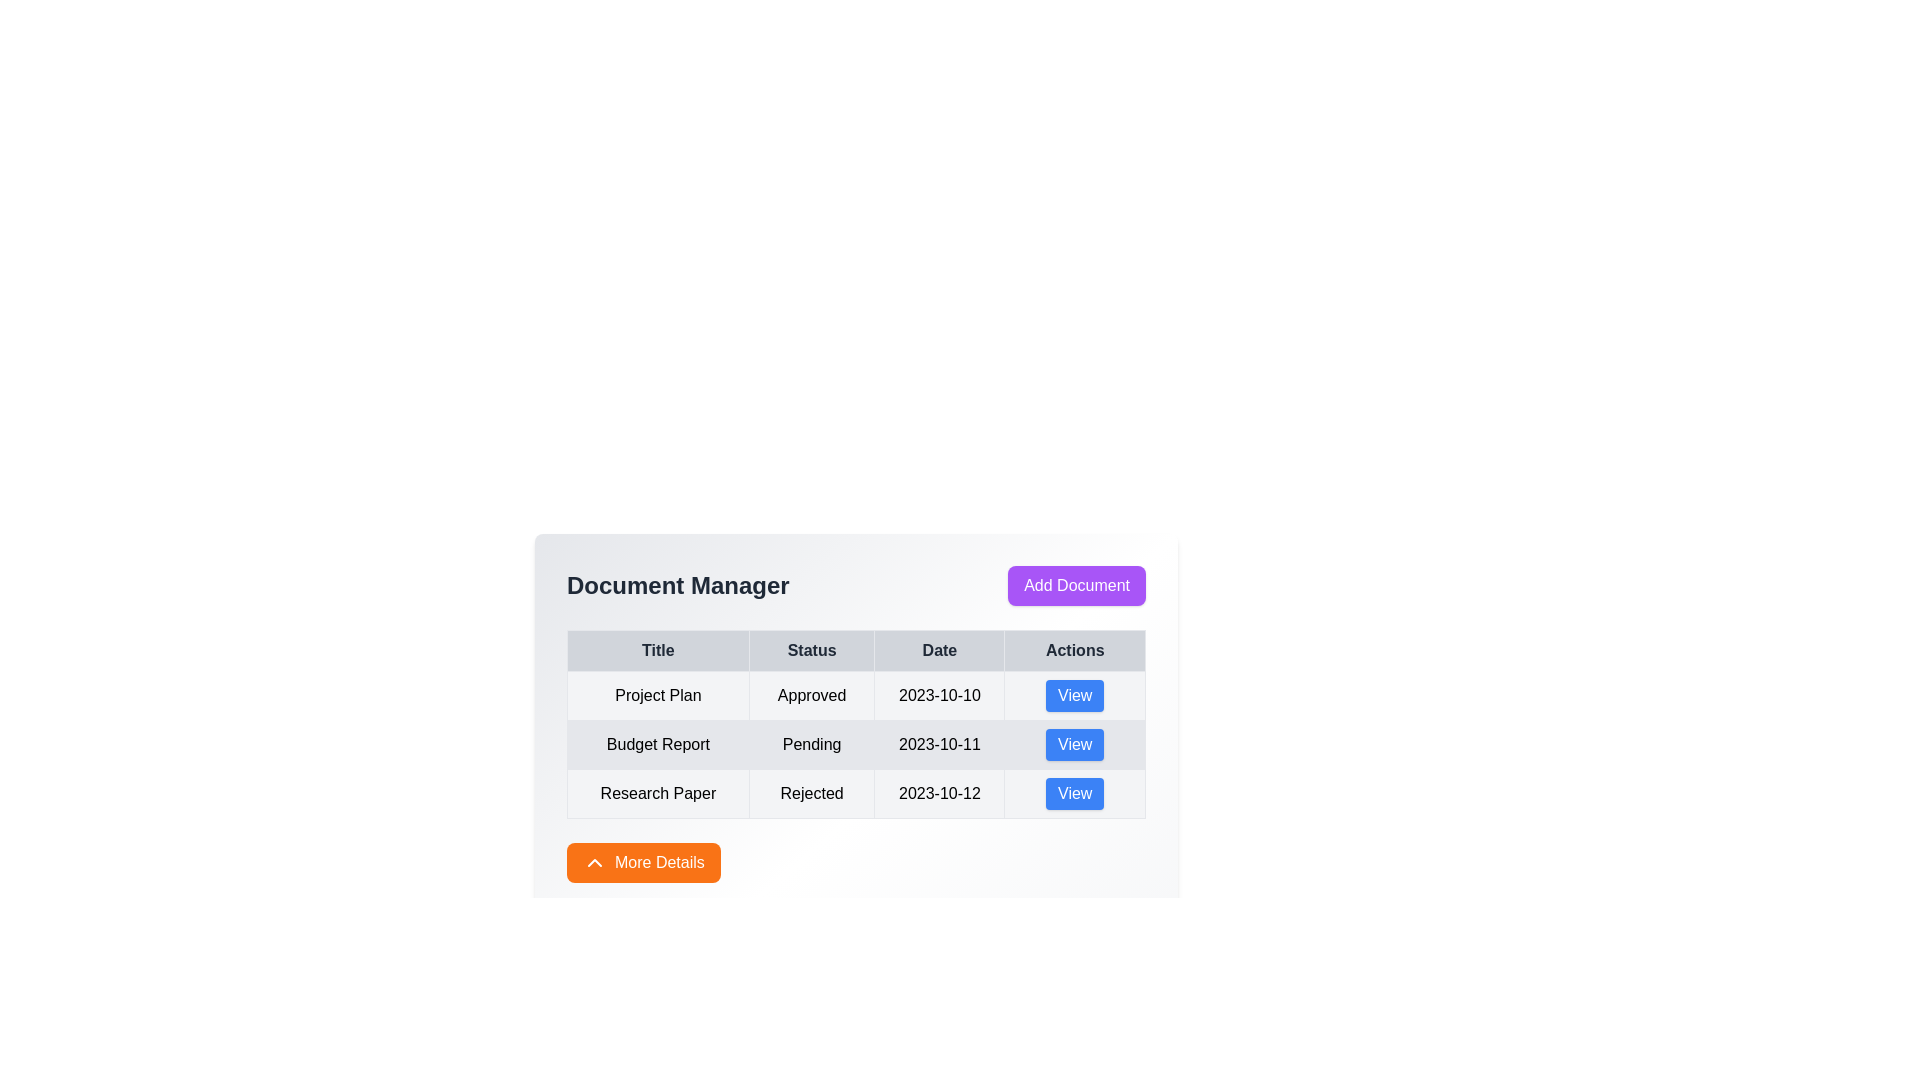  I want to click on the 'View' button with a blue background and white text in the 'Actions' column of the 'Project Plan' row, so click(1074, 694).